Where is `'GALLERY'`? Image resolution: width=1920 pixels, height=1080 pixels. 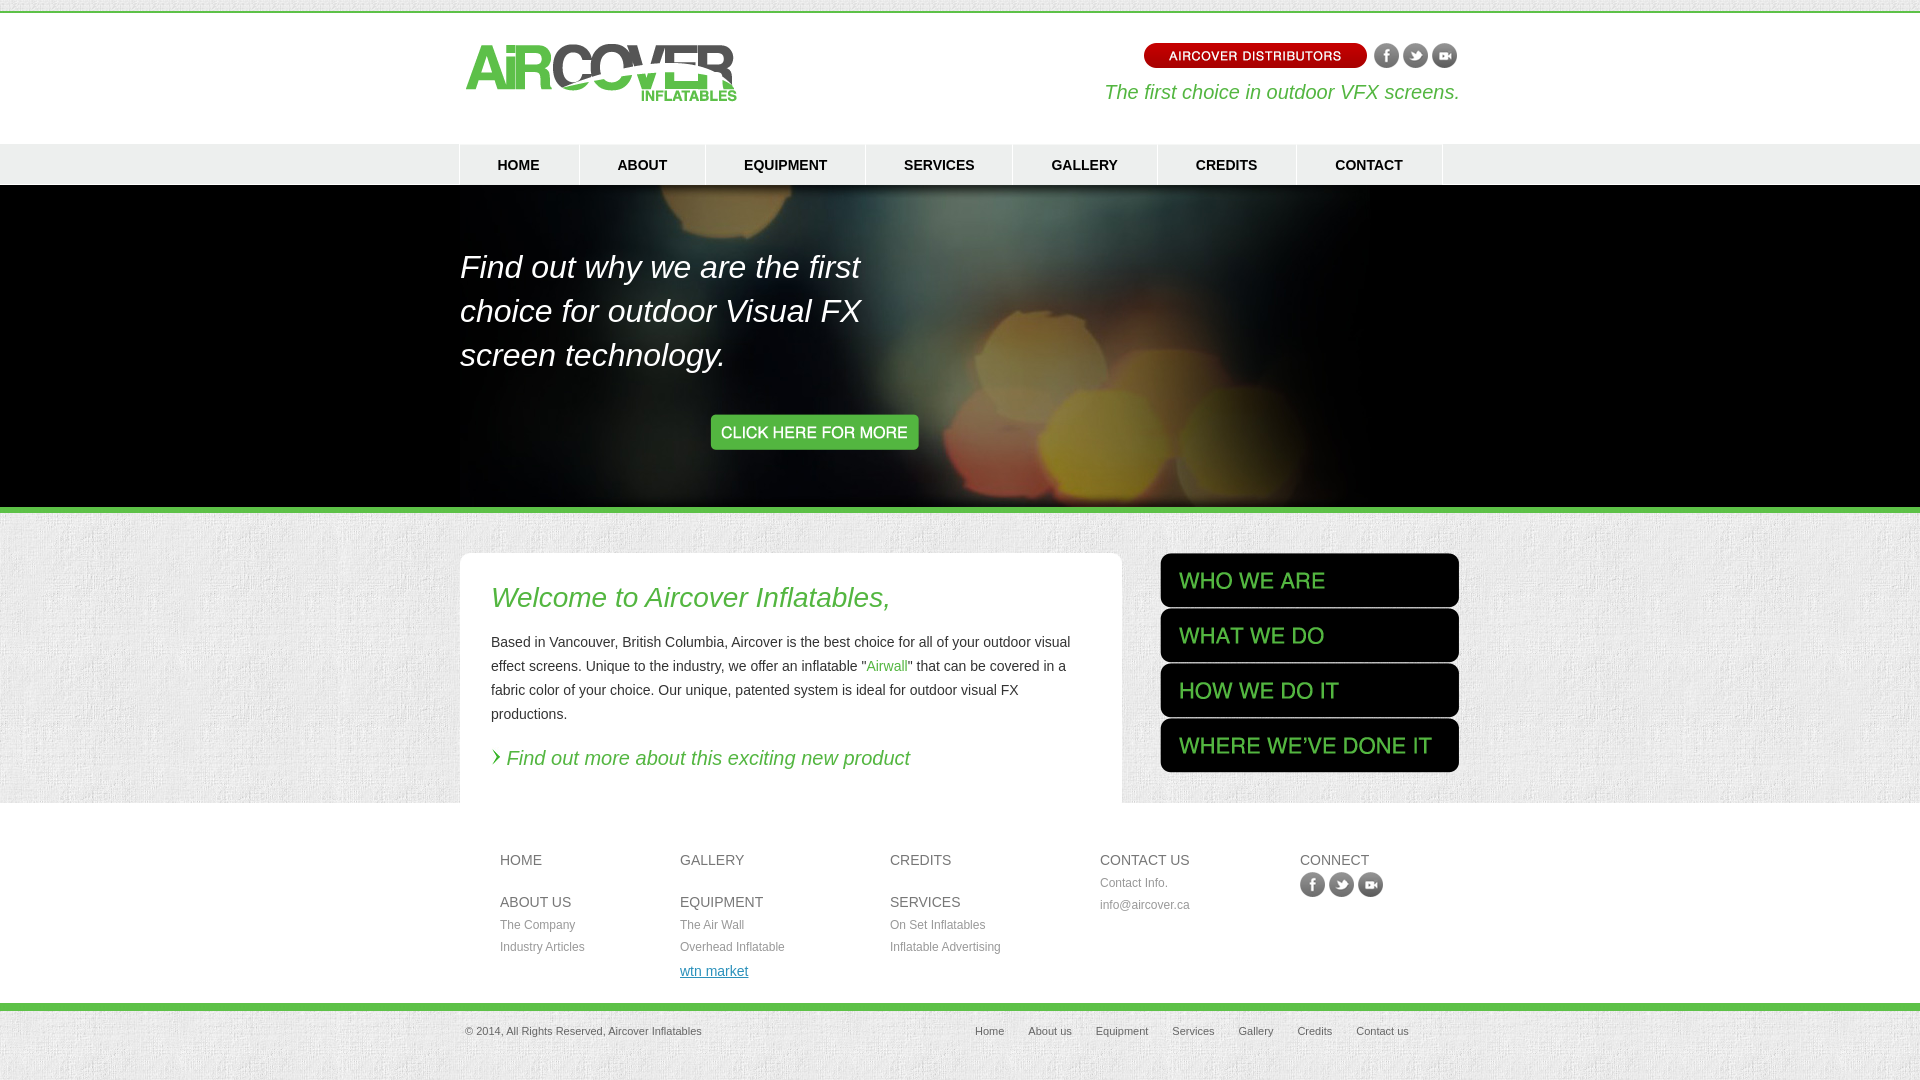 'GALLERY' is located at coordinates (1083, 163).